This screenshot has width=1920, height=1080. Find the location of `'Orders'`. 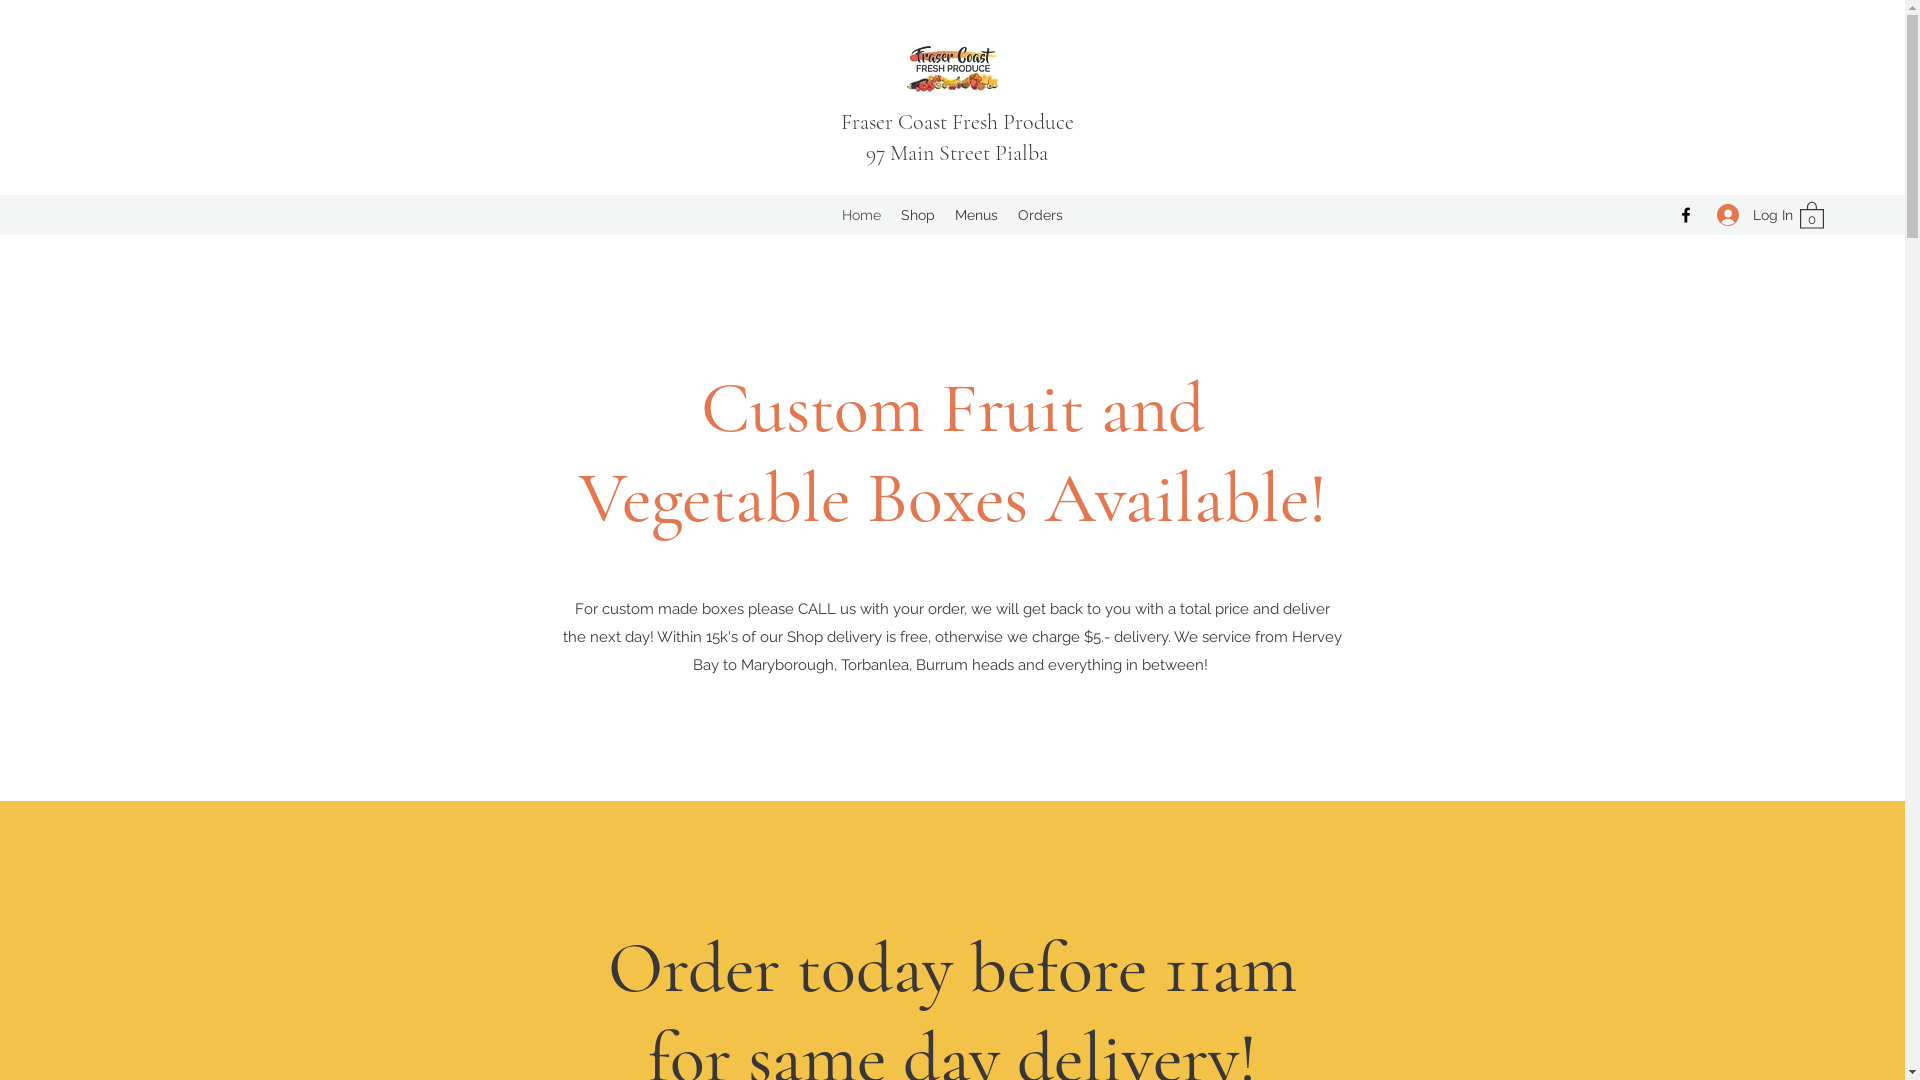

'Orders' is located at coordinates (1040, 215).